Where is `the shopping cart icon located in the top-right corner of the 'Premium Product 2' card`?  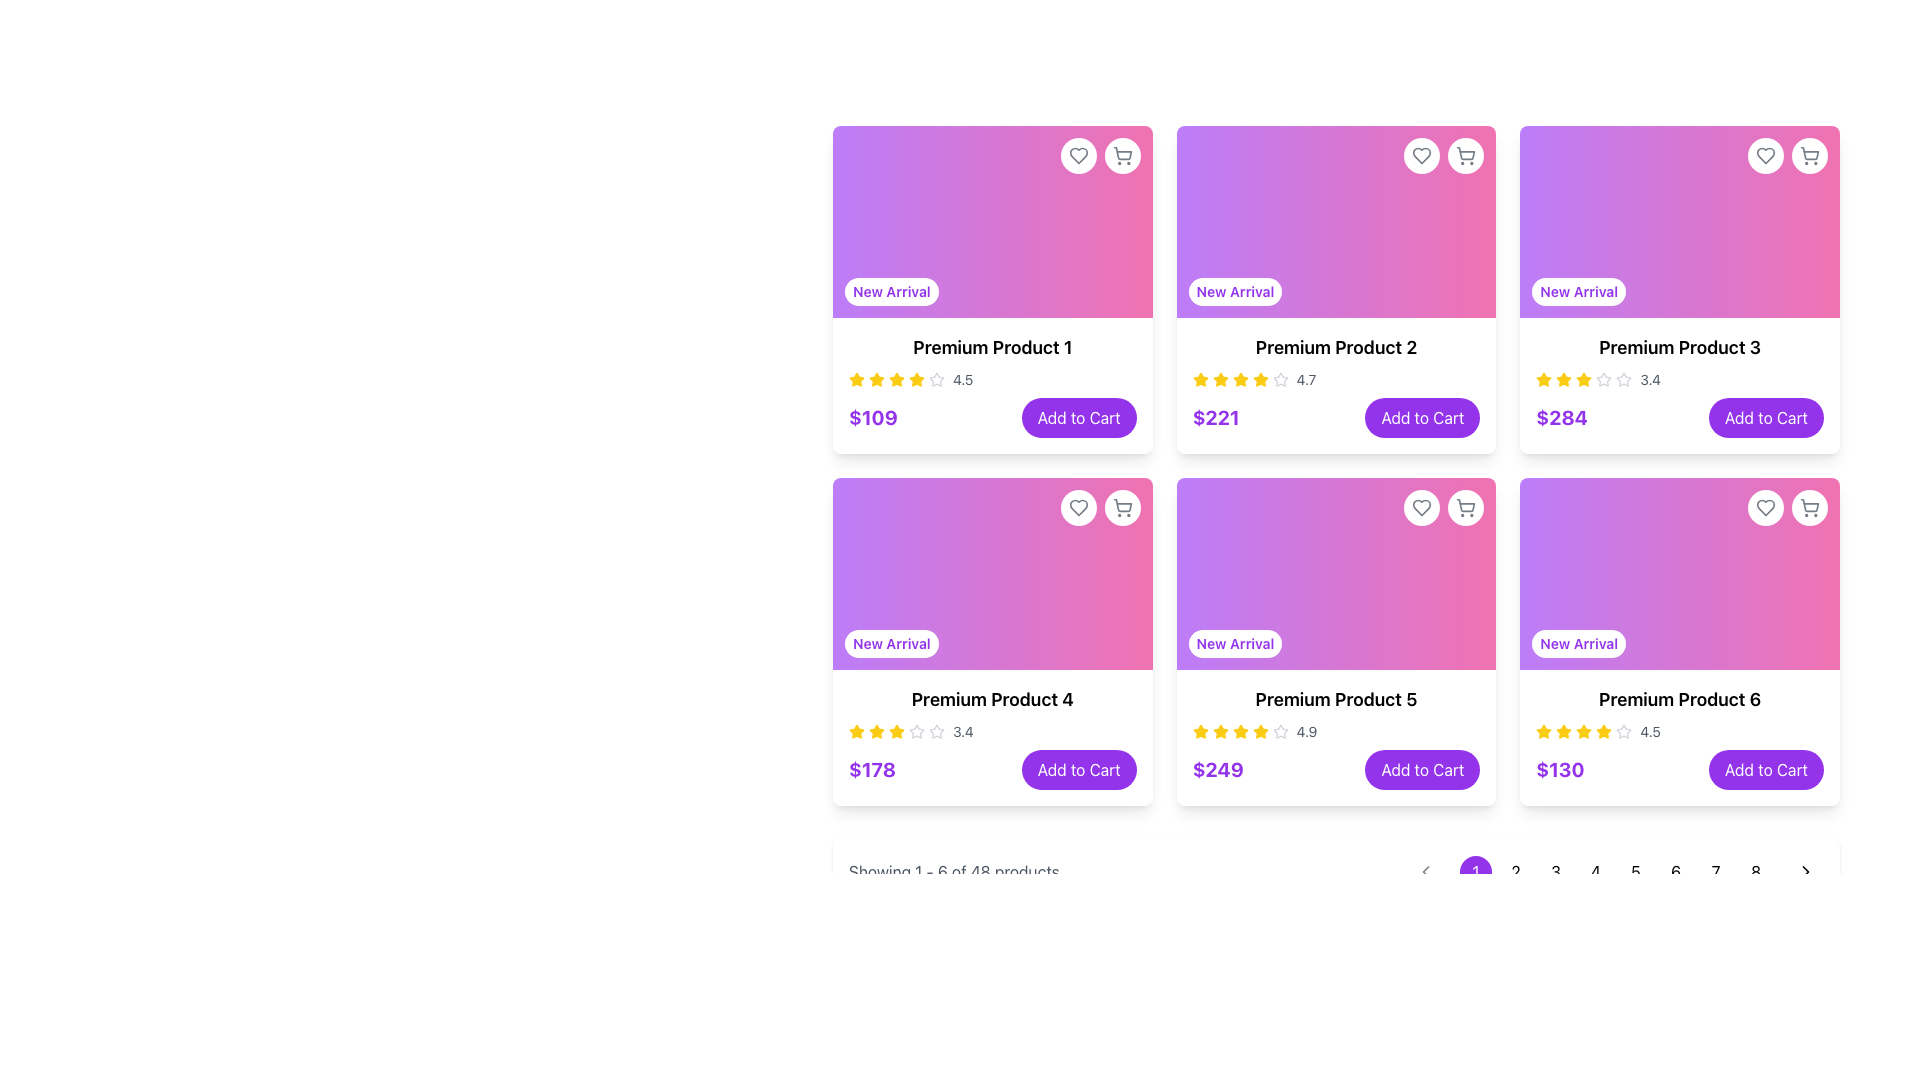
the shopping cart icon located in the top-right corner of the 'Premium Product 2' card is located at coordinates (1466, 152).